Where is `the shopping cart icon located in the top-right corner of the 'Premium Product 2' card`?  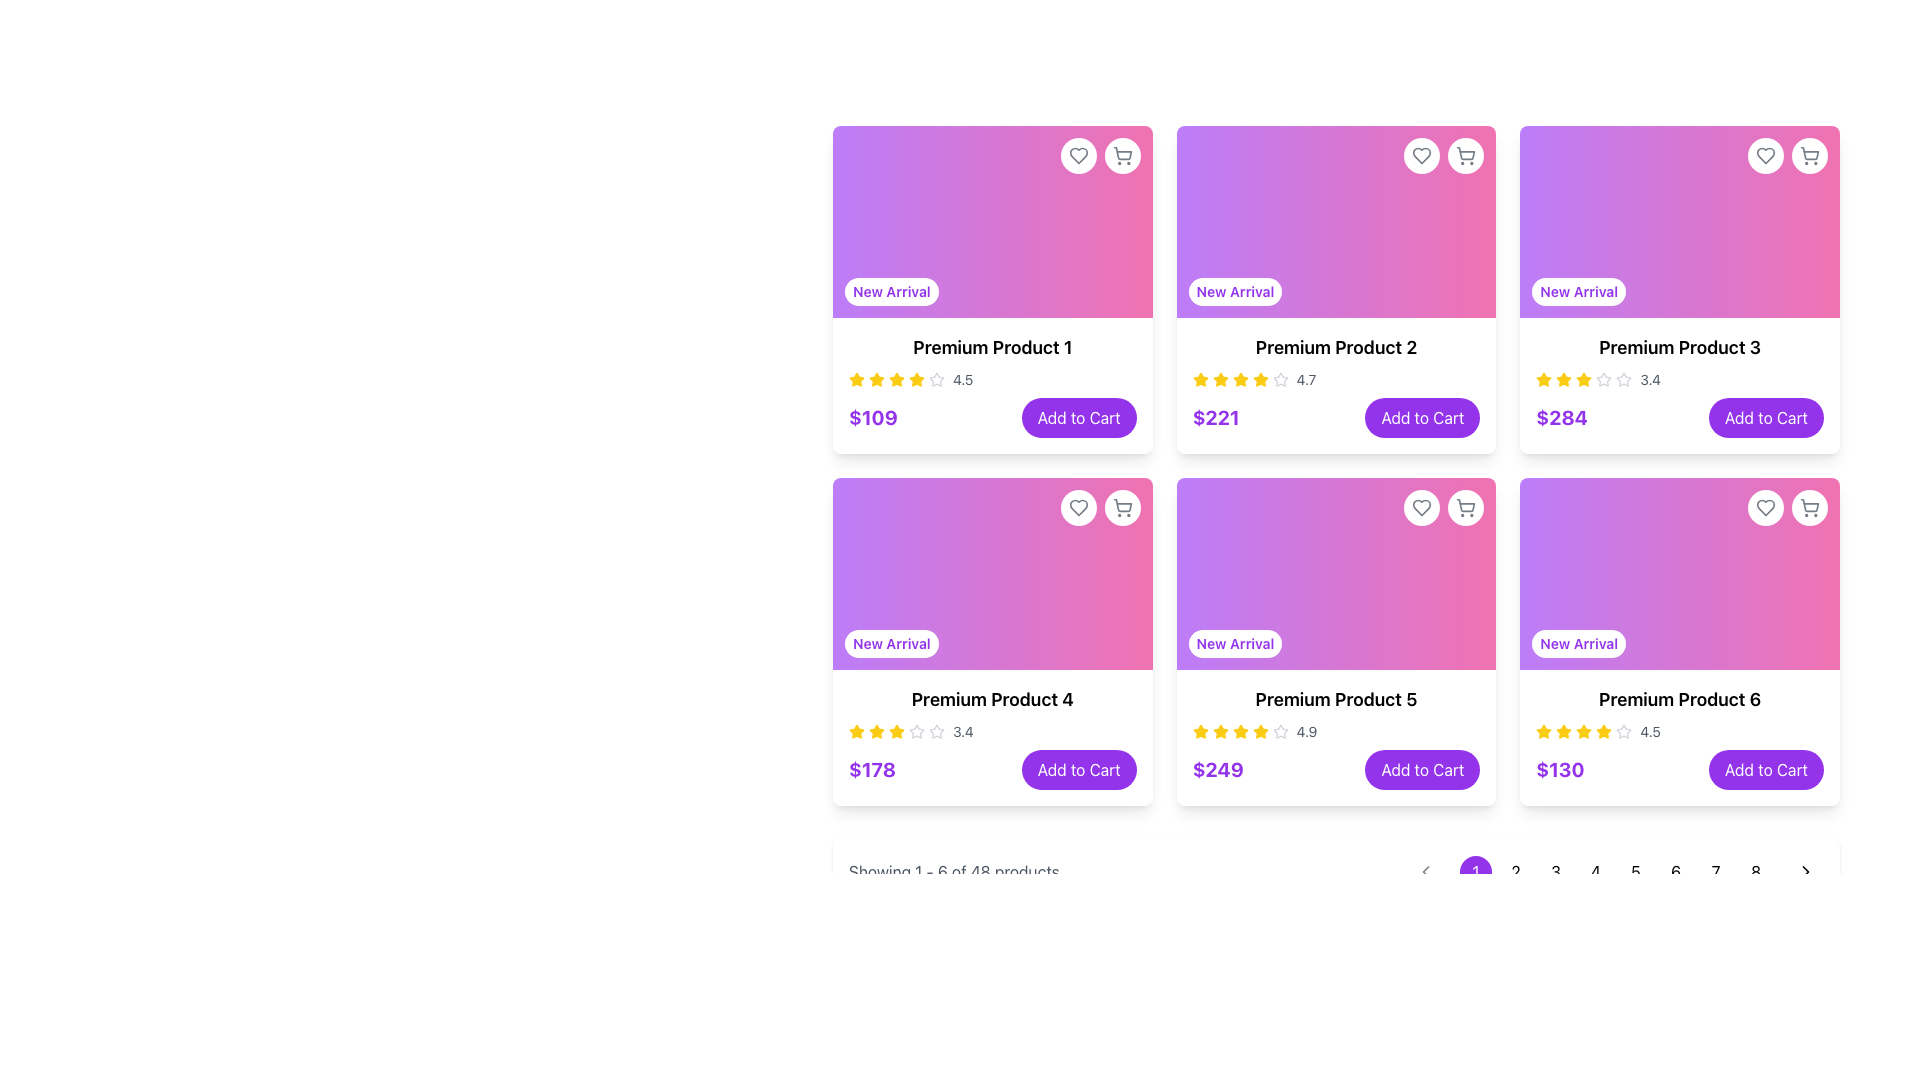
the shopping cart icon located in the top-right corner of the 'Premium Product 2' card is located at coordinates (1466, 152).